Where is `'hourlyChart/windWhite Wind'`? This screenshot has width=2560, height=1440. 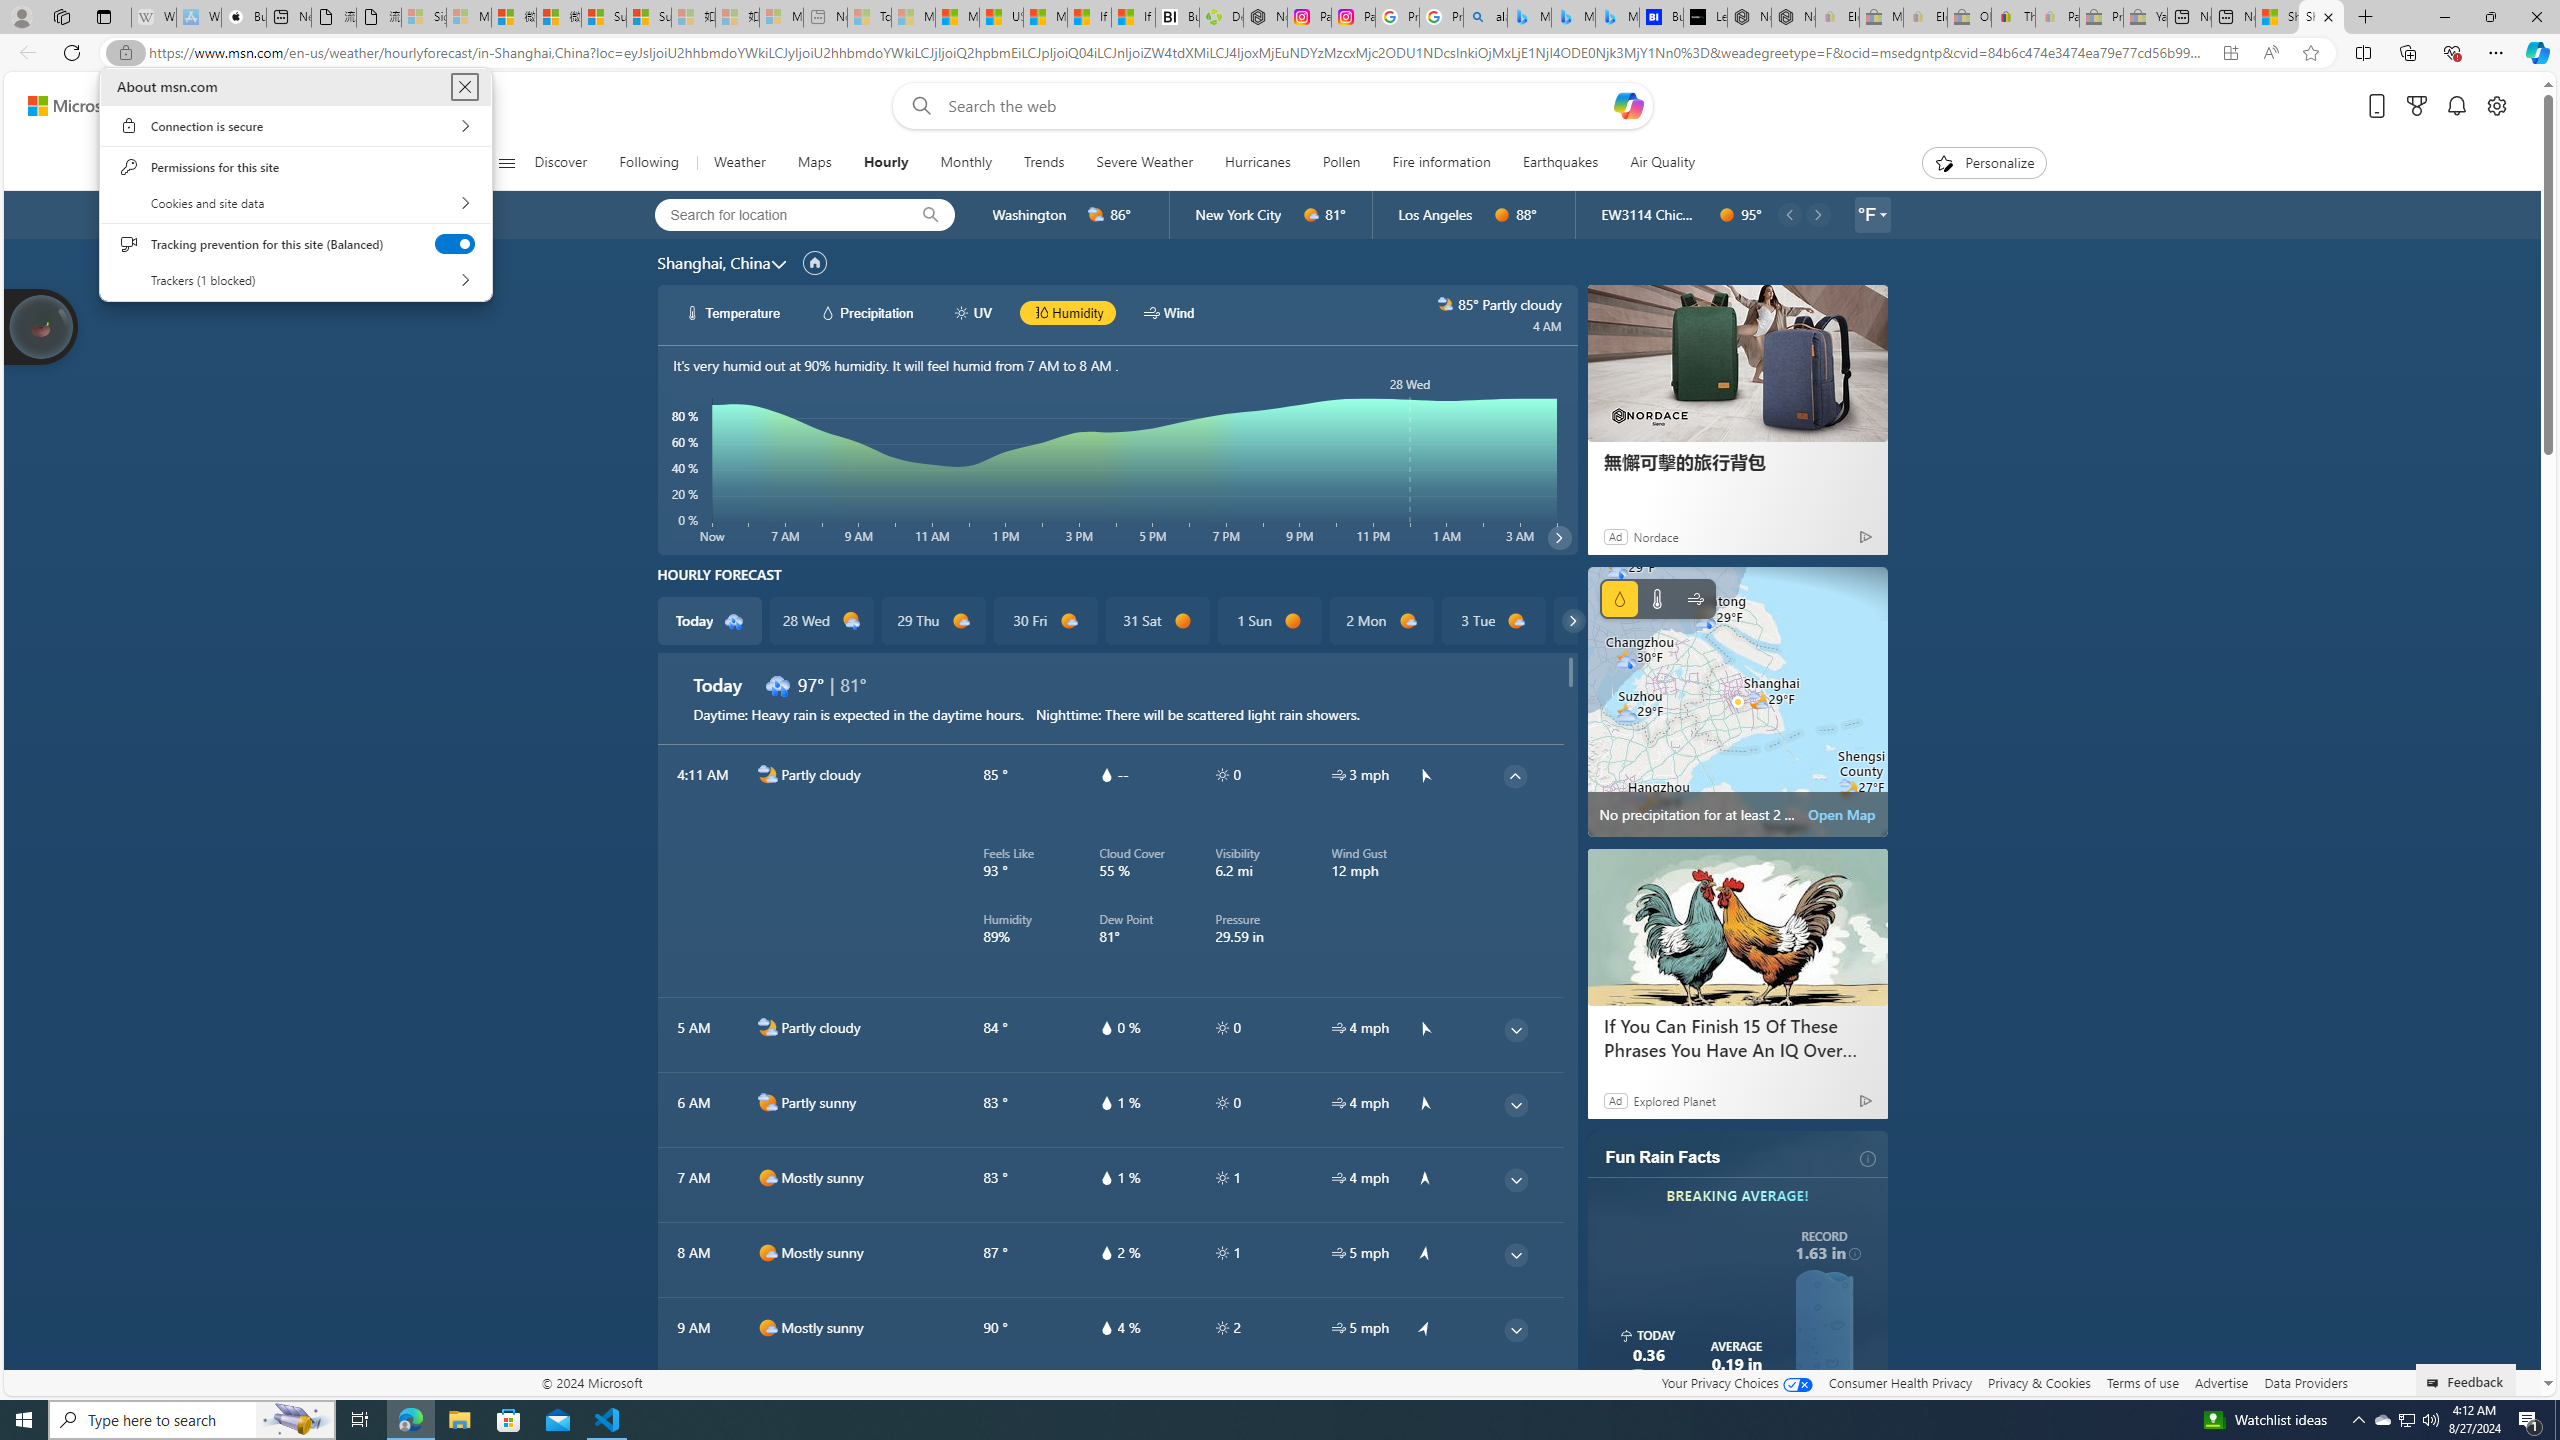 'hourlyChart/windWhite Wind' is located at coordinates (1167, 313).